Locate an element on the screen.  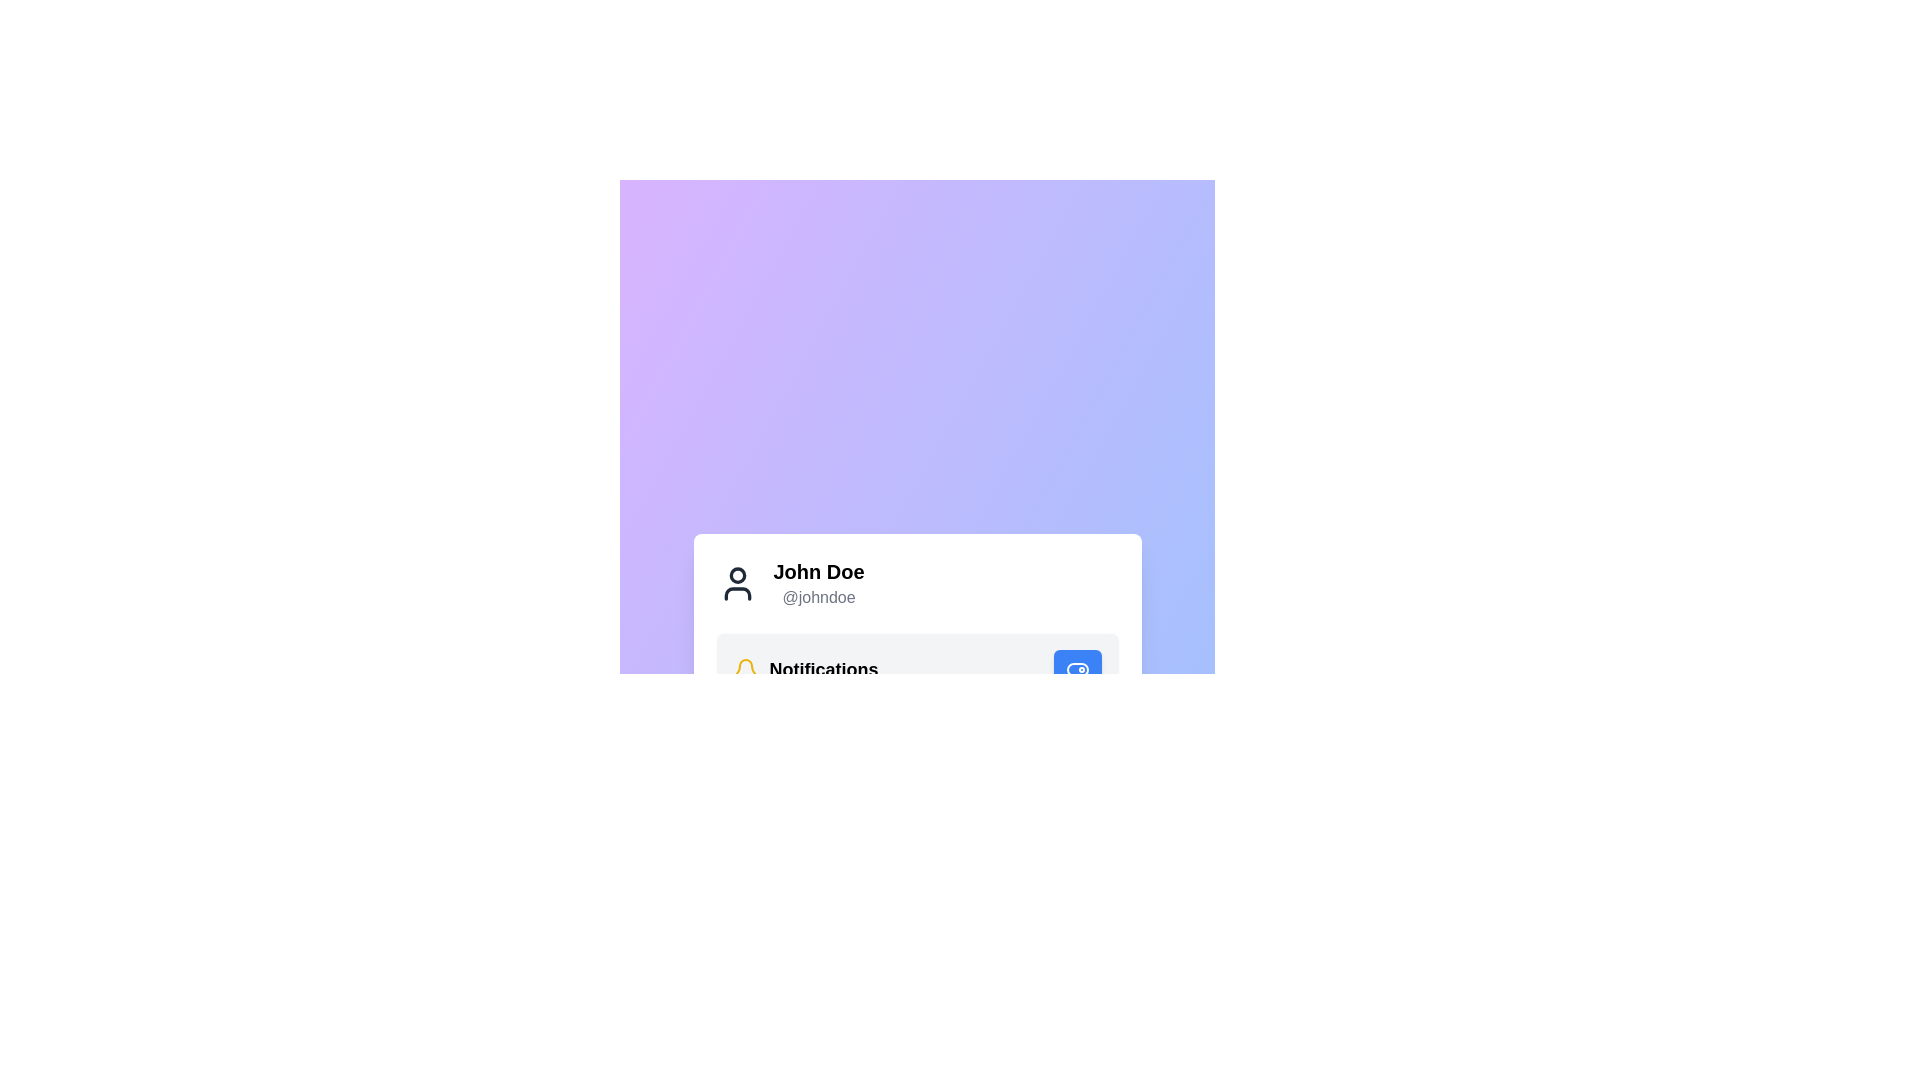
the graphical circle within the SVG icon that represents the user's profile on the user profile card is located at coordinates (736, 575).